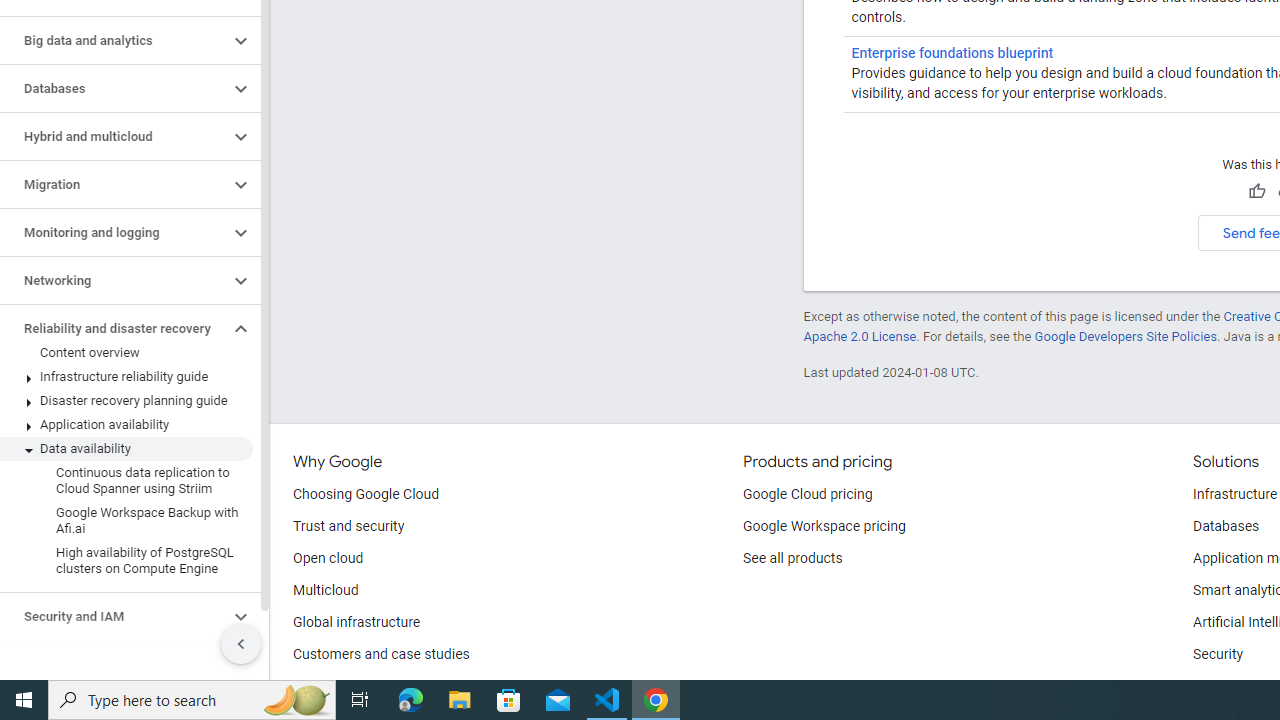  Describe the element at coordinates (1217, 655) in the screenshot. I see `'Security'` at that location.